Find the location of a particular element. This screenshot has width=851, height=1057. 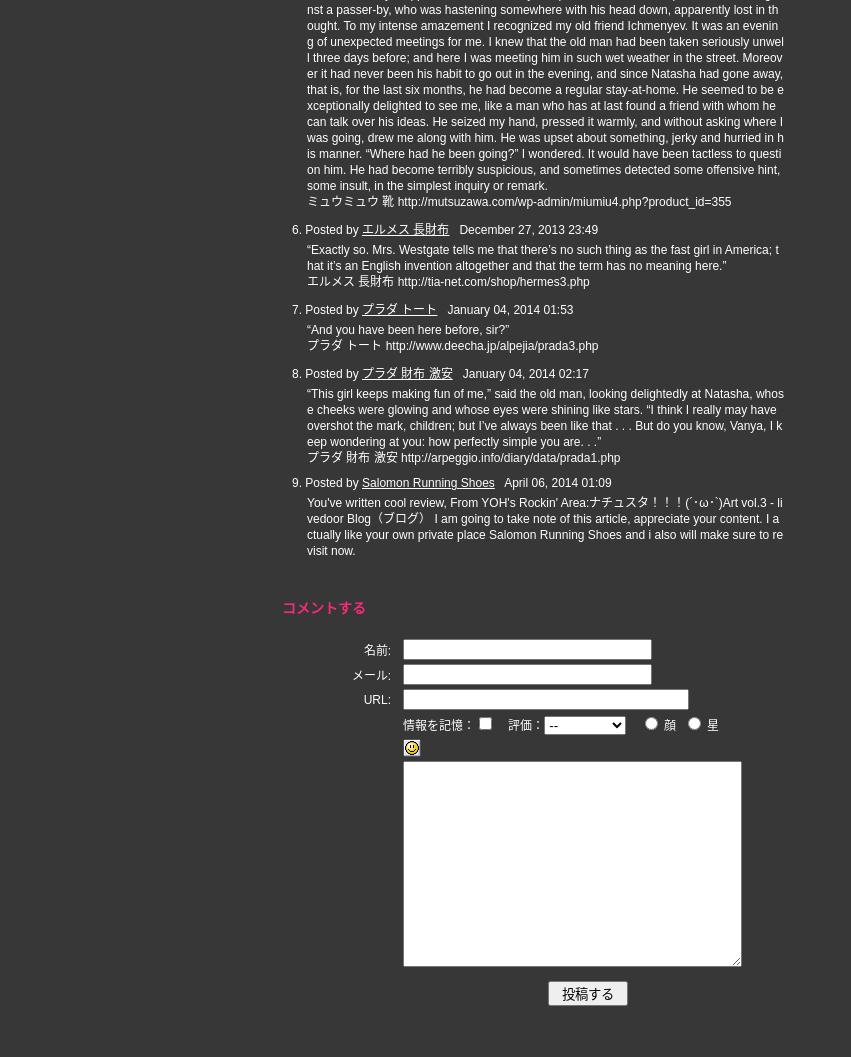

'December 27, 2013 23:49' is located at coordinates (528, 229).